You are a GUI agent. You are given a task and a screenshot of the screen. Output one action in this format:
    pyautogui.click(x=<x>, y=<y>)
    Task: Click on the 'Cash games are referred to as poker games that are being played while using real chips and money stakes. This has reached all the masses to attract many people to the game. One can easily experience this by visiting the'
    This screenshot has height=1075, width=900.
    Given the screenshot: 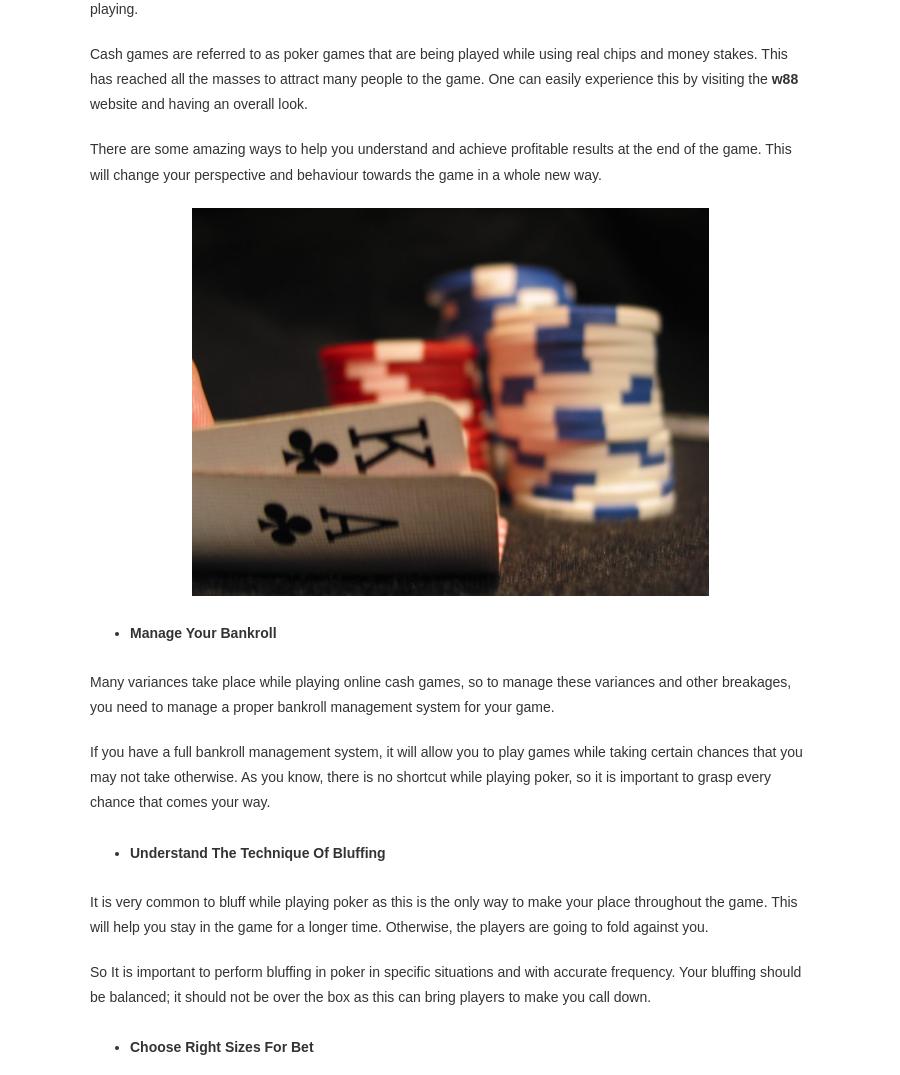 What is the action you would take?
    pyautogui.click(x=438, y=65)
    